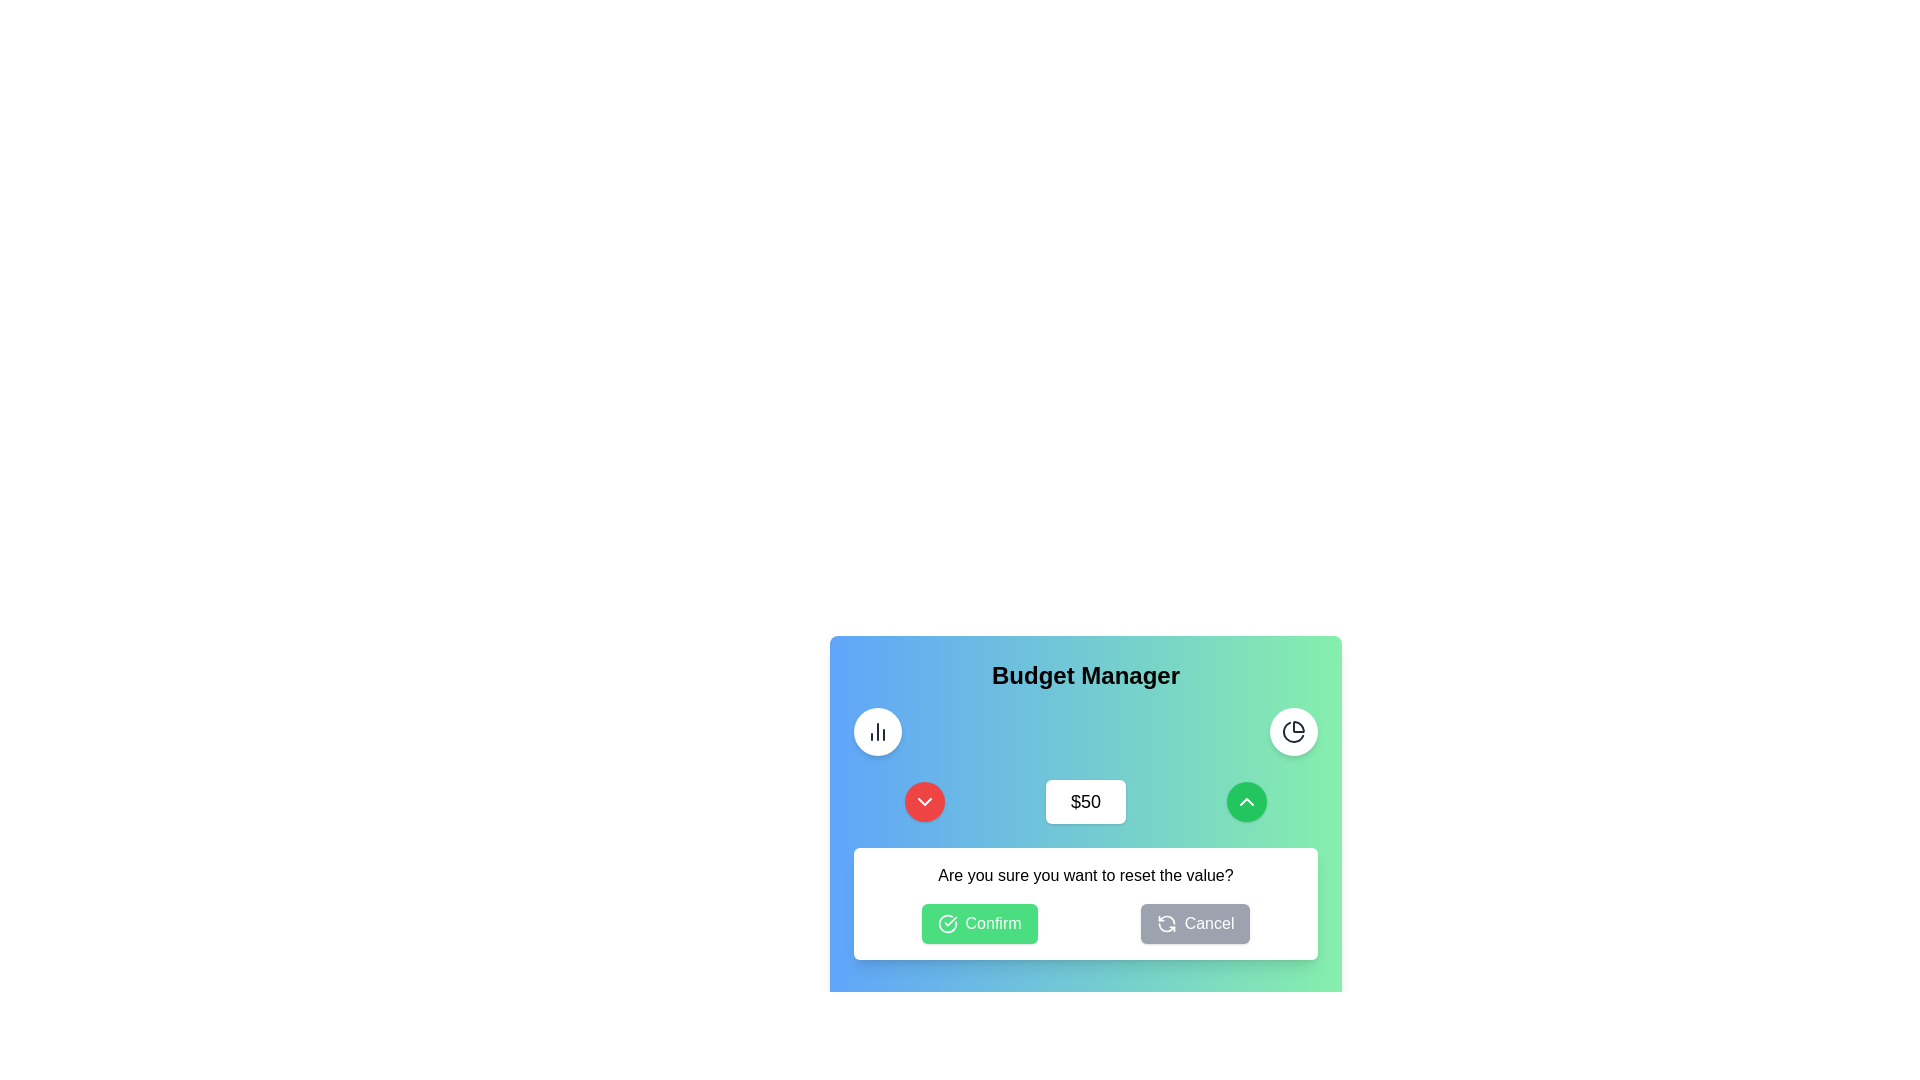  What do you see at coordinates (878, 732) in the screenshot?
I see `the circular button with a white background and a vertical bar chart icon` at bounding box center [878, 732].